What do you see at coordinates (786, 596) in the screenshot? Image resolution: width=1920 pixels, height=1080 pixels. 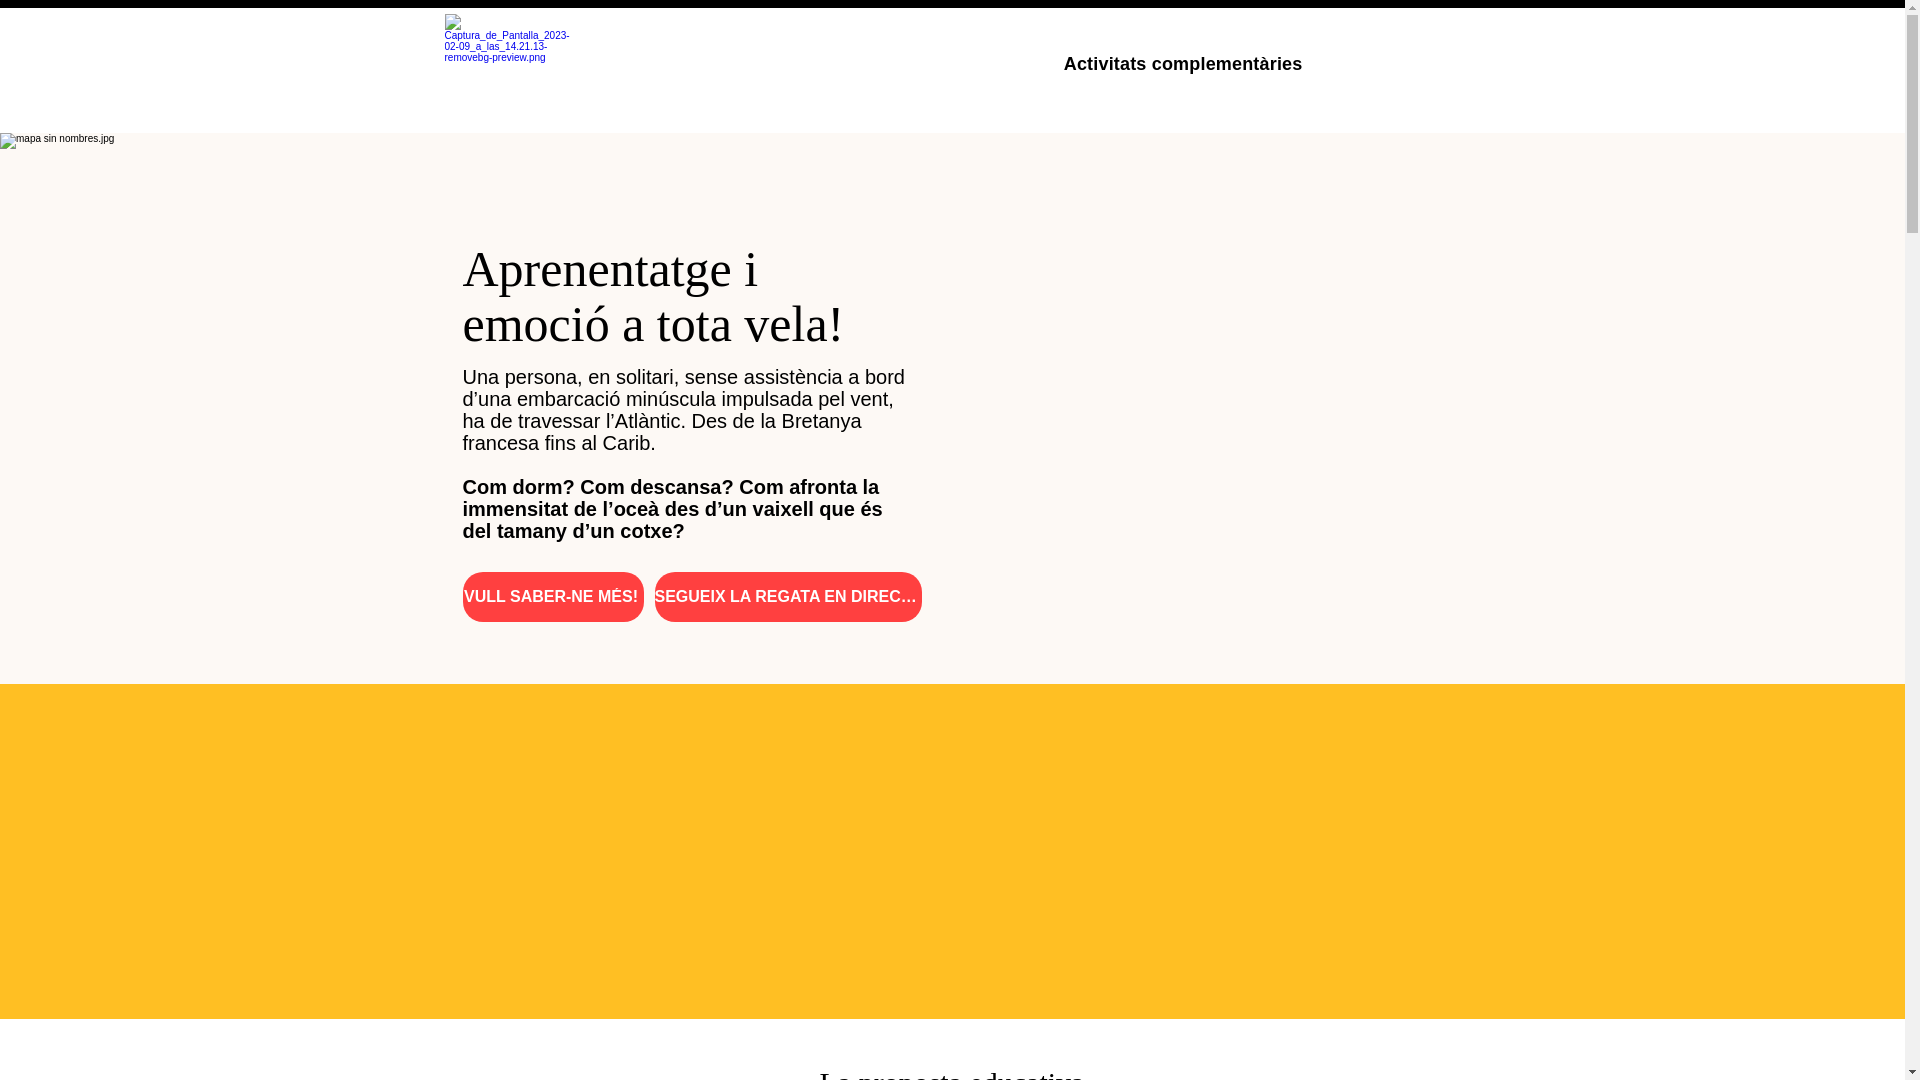 I see `'SEGUEIX LA REGATA EN DIRECTE'` at bounding box center [786, 596].